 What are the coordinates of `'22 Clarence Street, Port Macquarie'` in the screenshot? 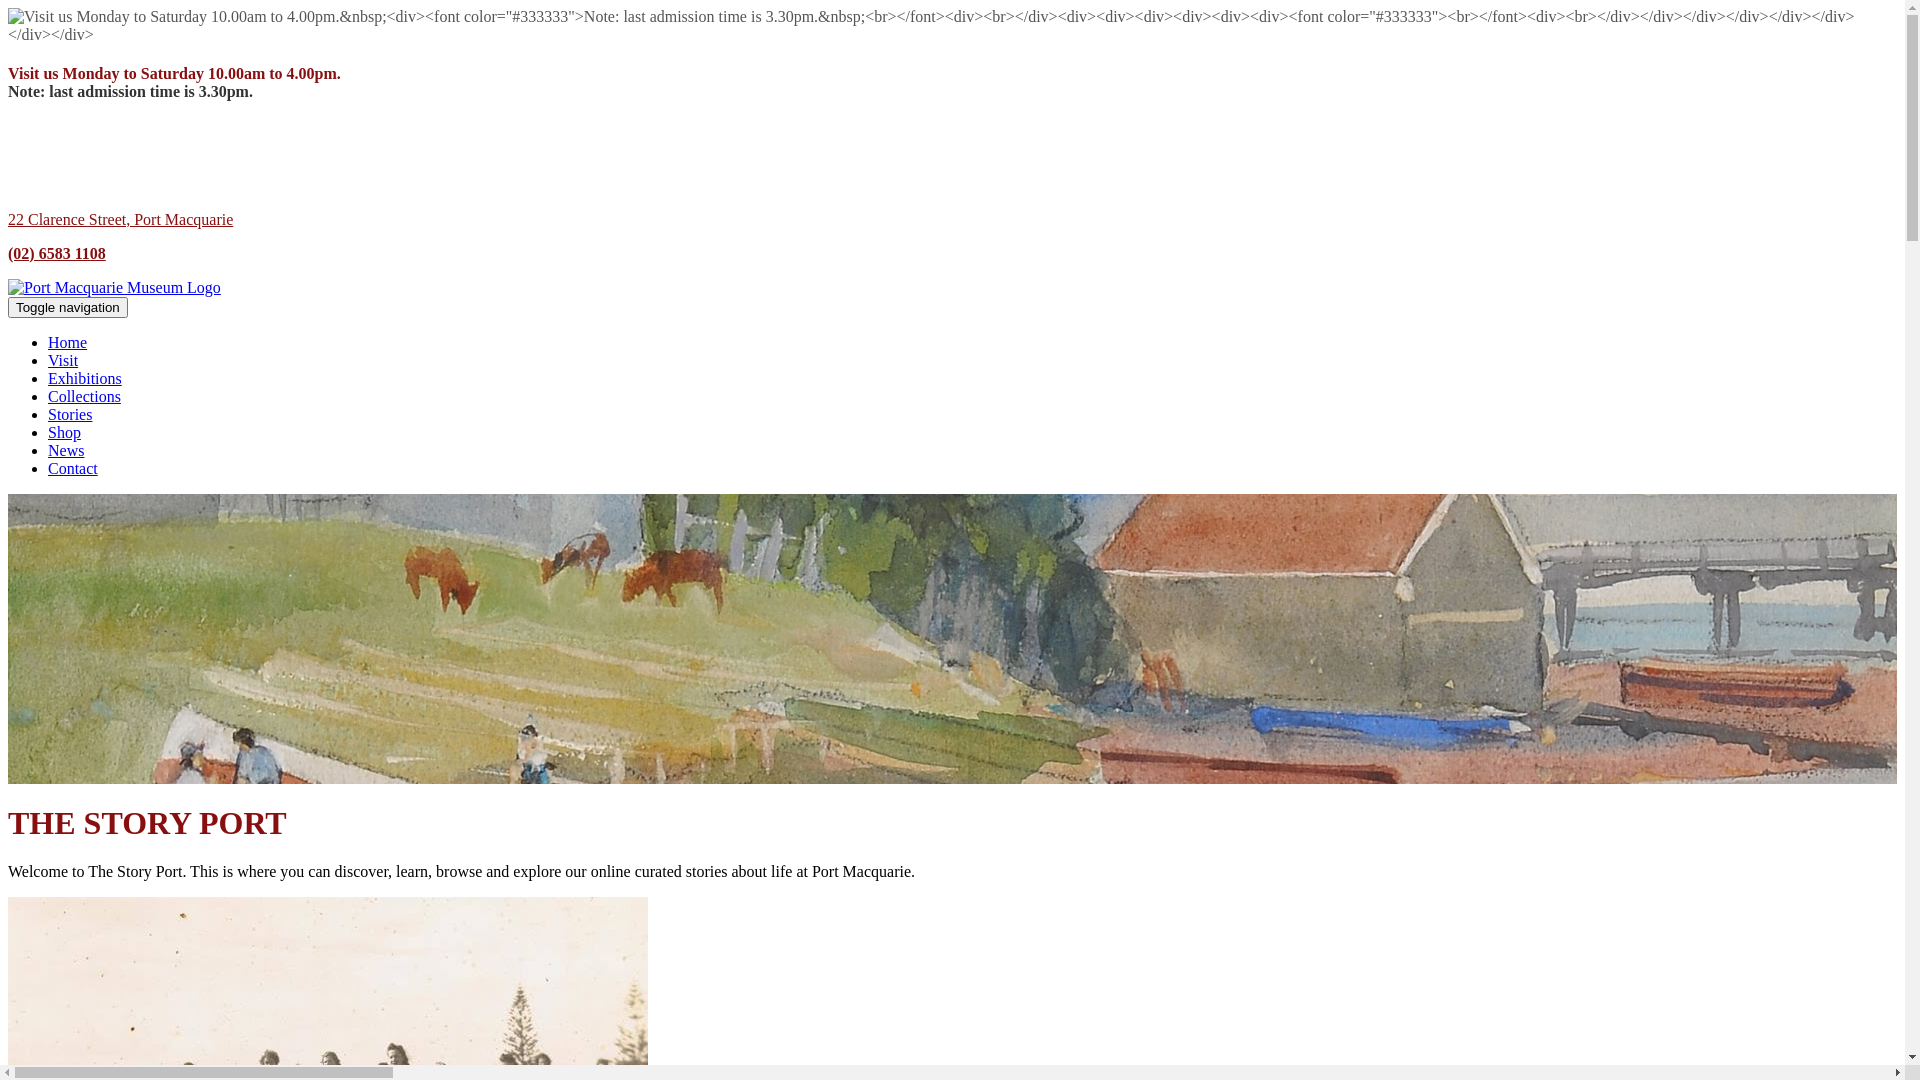 It's located at (119, 219).